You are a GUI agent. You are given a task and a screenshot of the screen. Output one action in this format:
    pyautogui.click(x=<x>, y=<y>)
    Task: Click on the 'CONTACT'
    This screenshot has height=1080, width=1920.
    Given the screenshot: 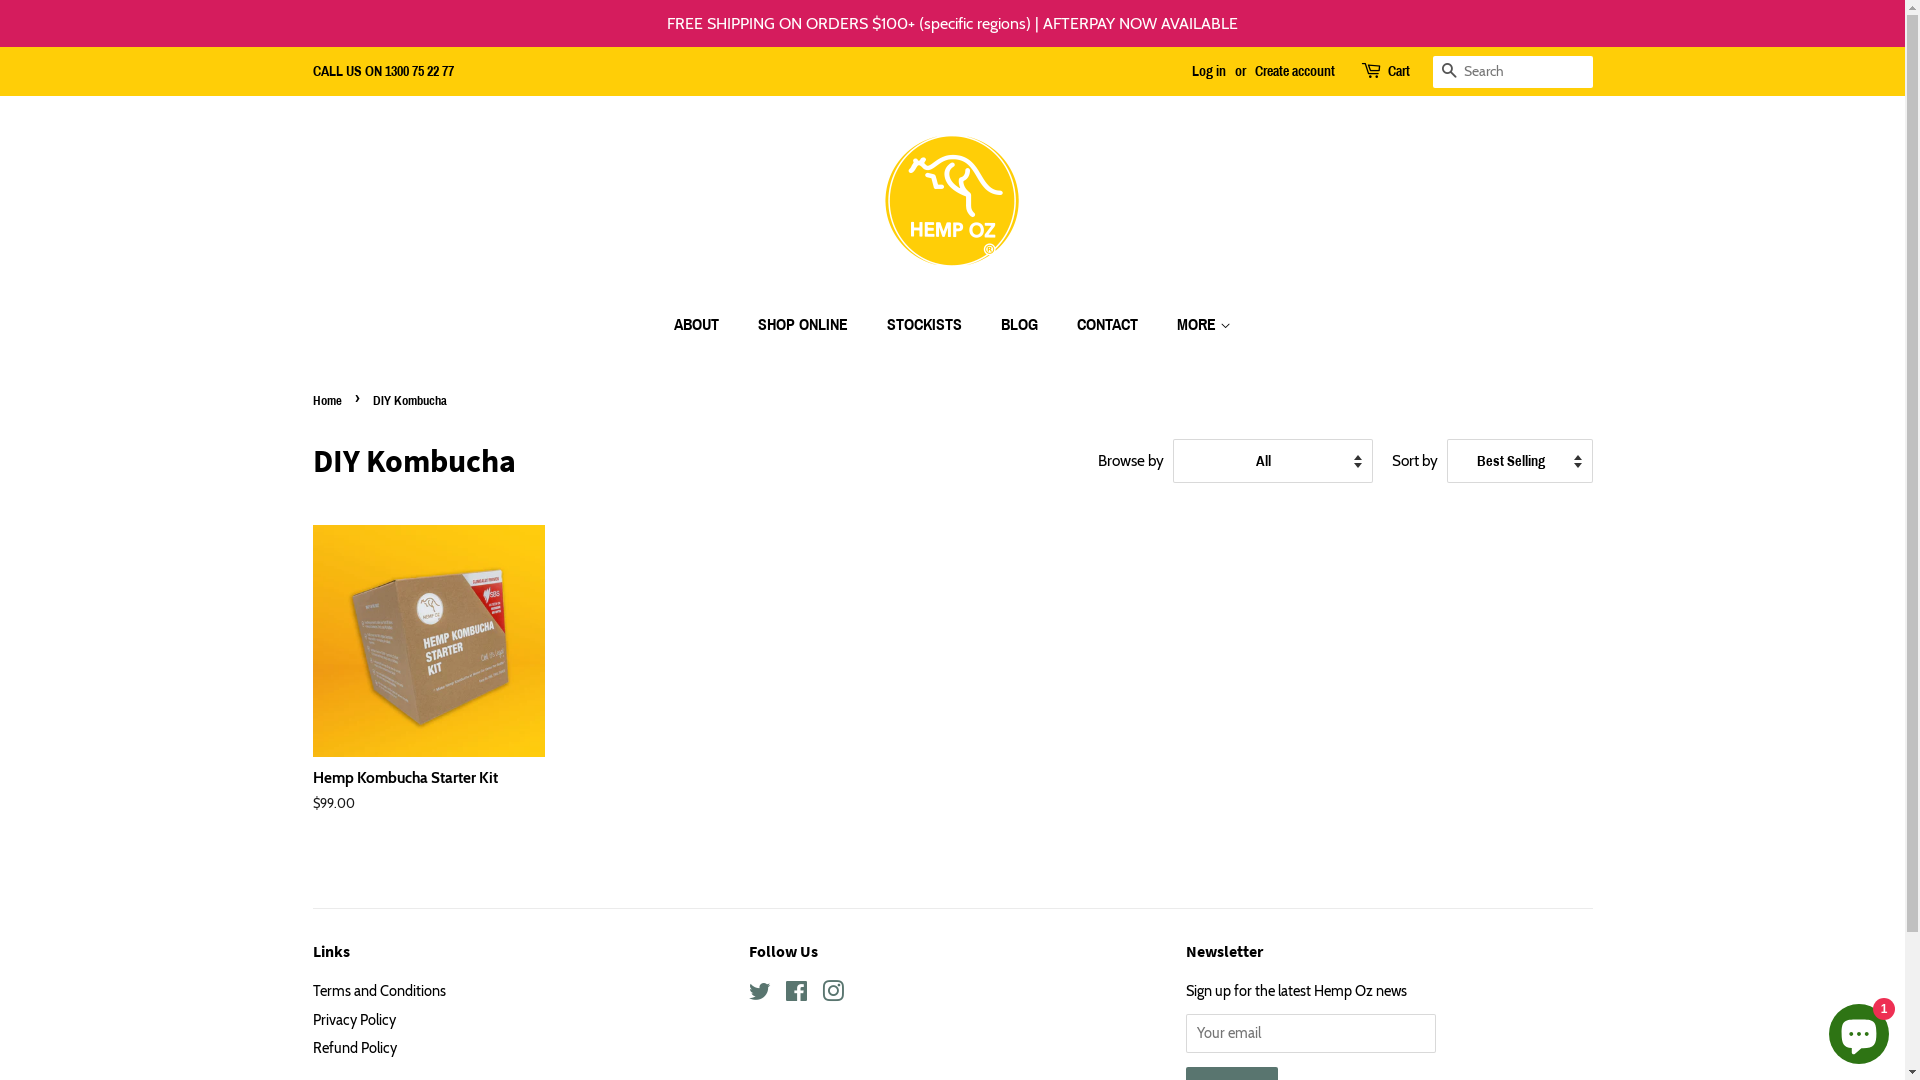 What is the action you would take?
    pyautogui.click(x=1060, y=323)
    